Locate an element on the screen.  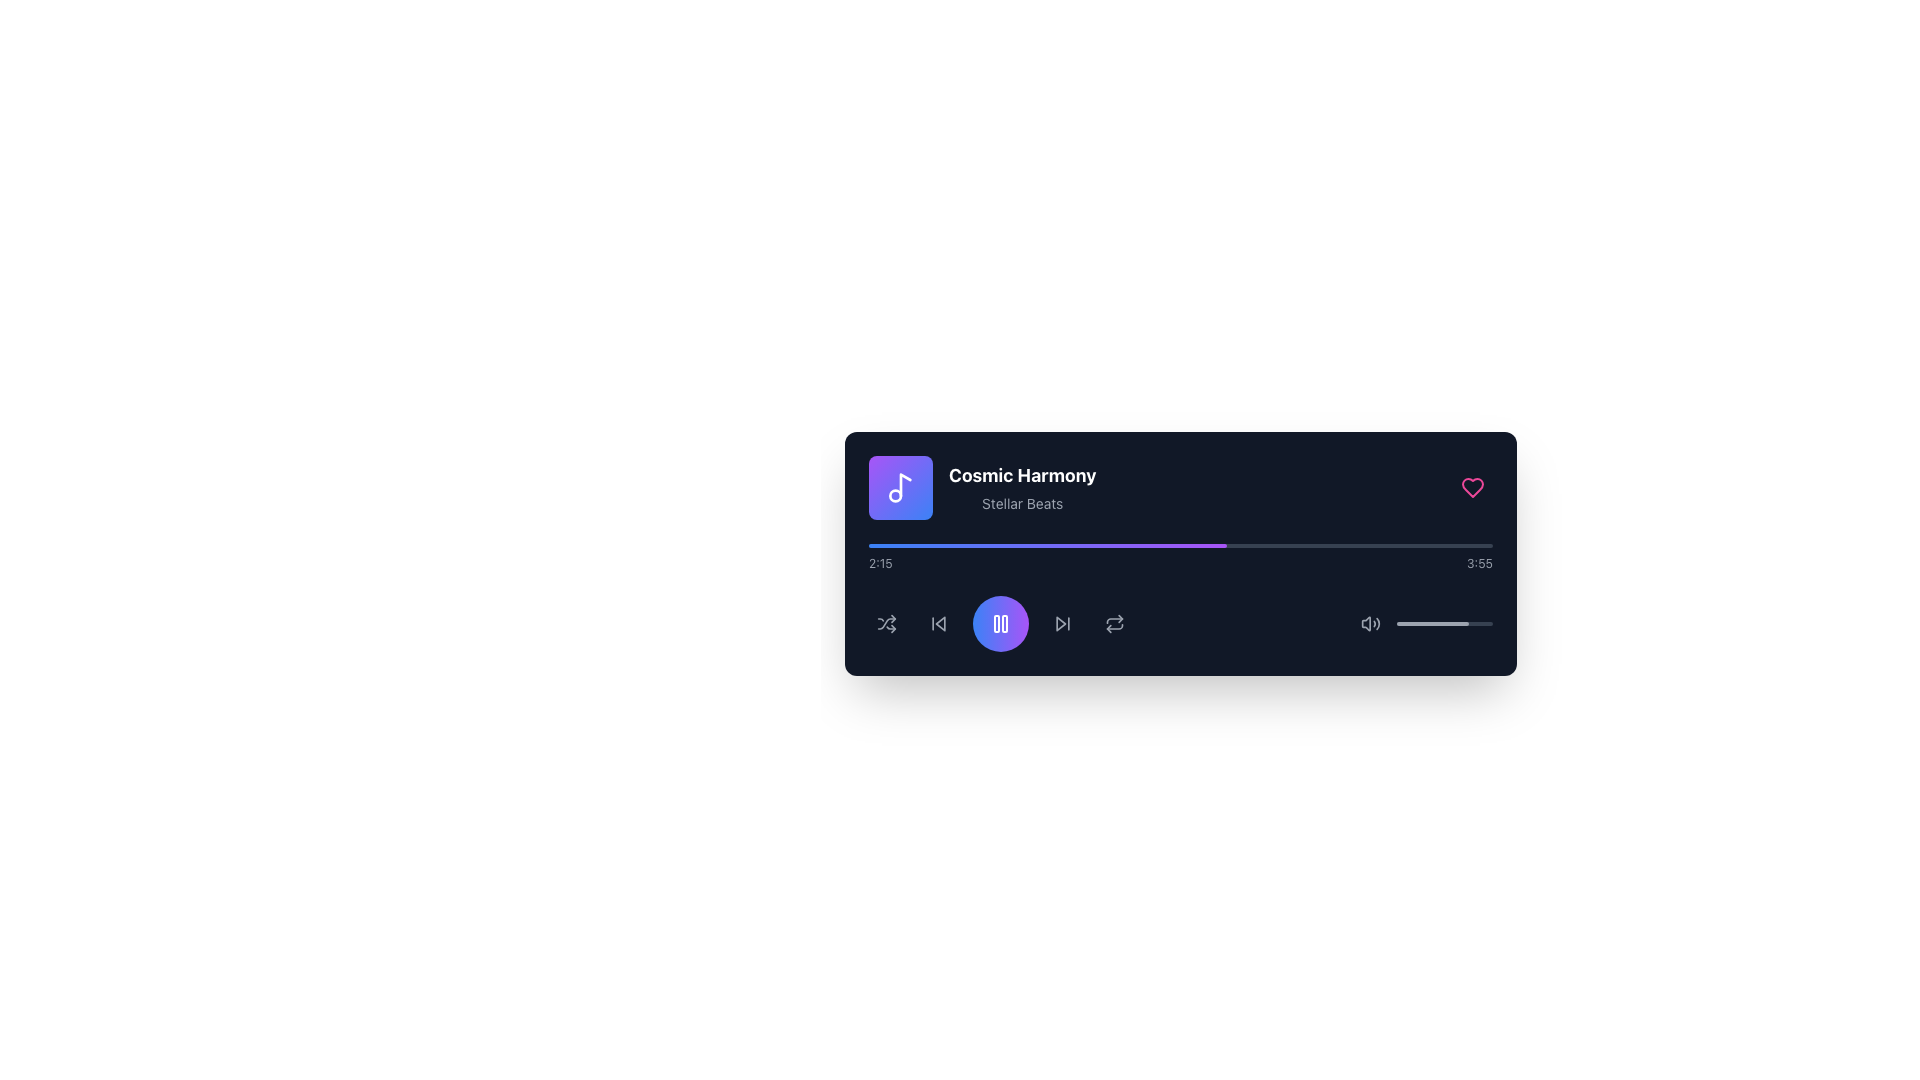
the shuffle icon, which is a gray icon with interweaving arrows, located in the bottom-right section of the playback control panel is located at coordinates (886, 623).